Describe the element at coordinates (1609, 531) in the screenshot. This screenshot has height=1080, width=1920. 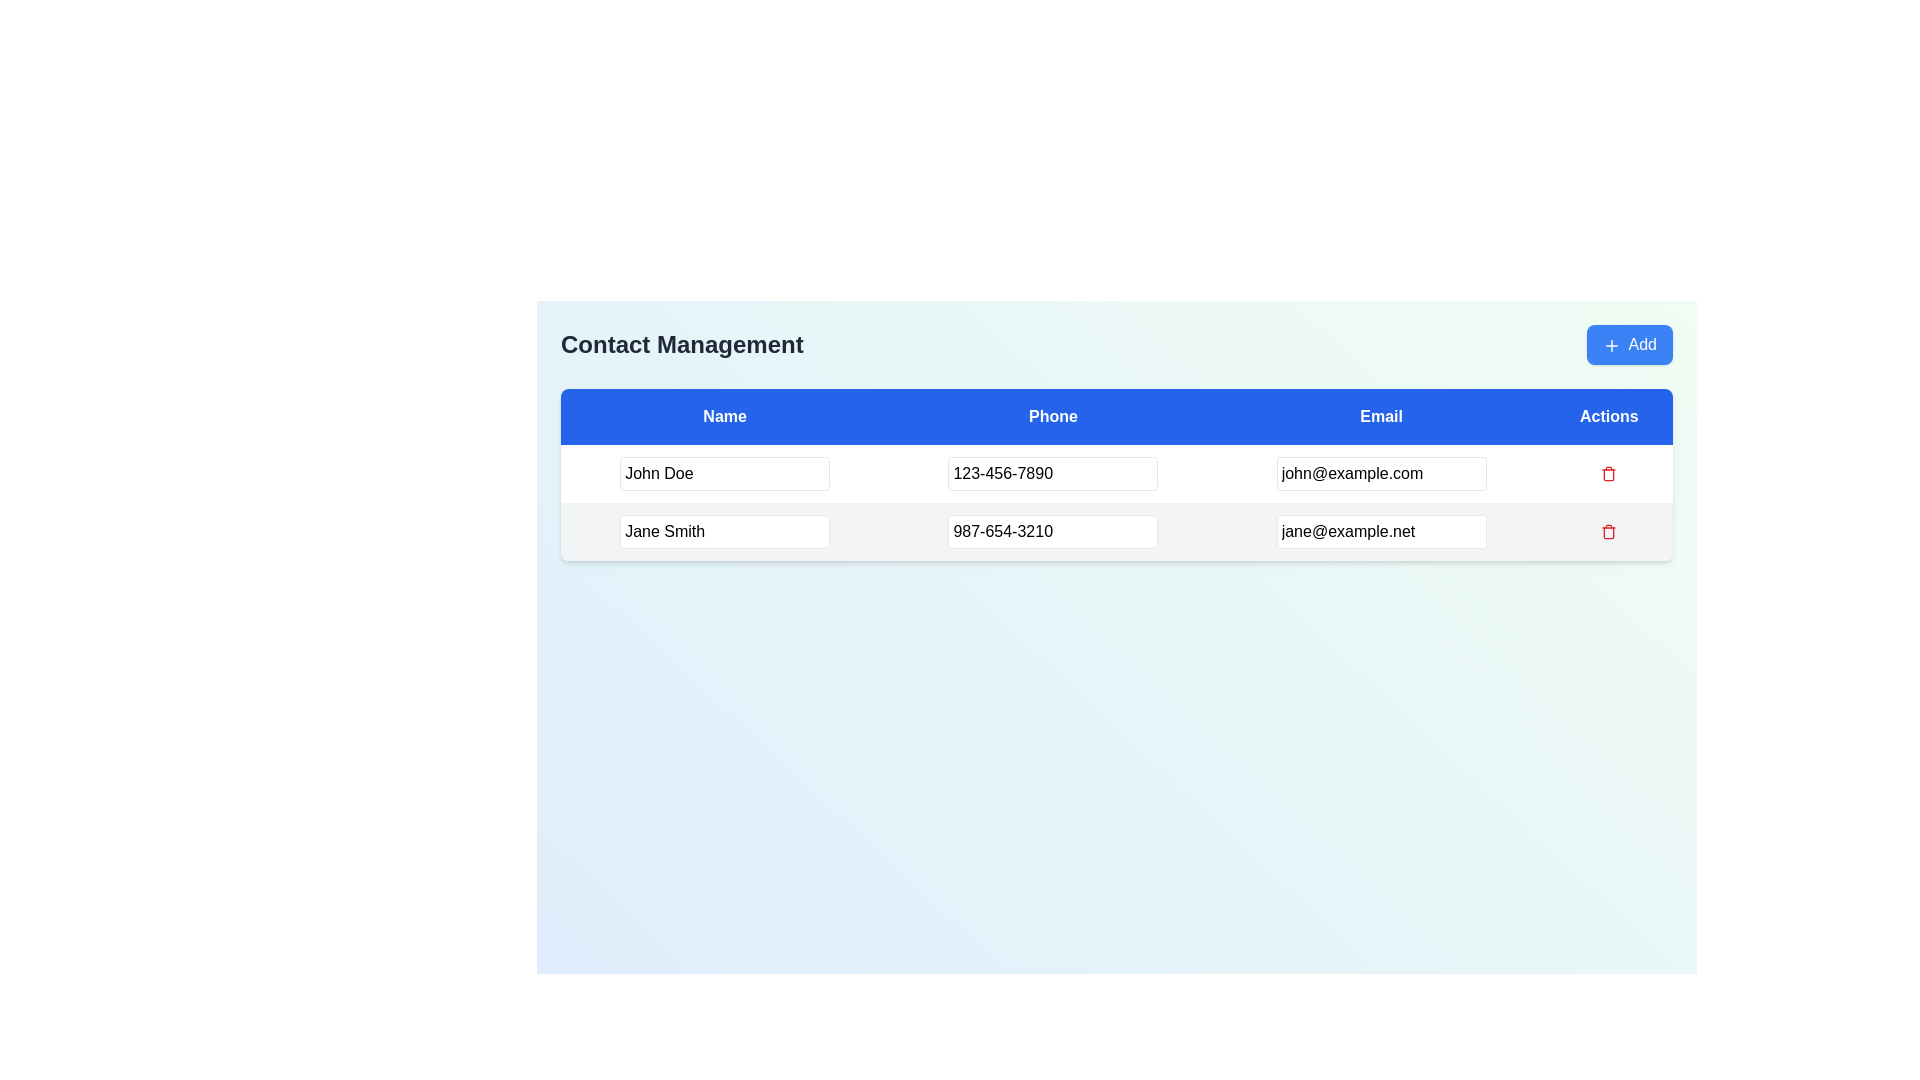
I see `the trash bin icon in the Actions column` at that location.